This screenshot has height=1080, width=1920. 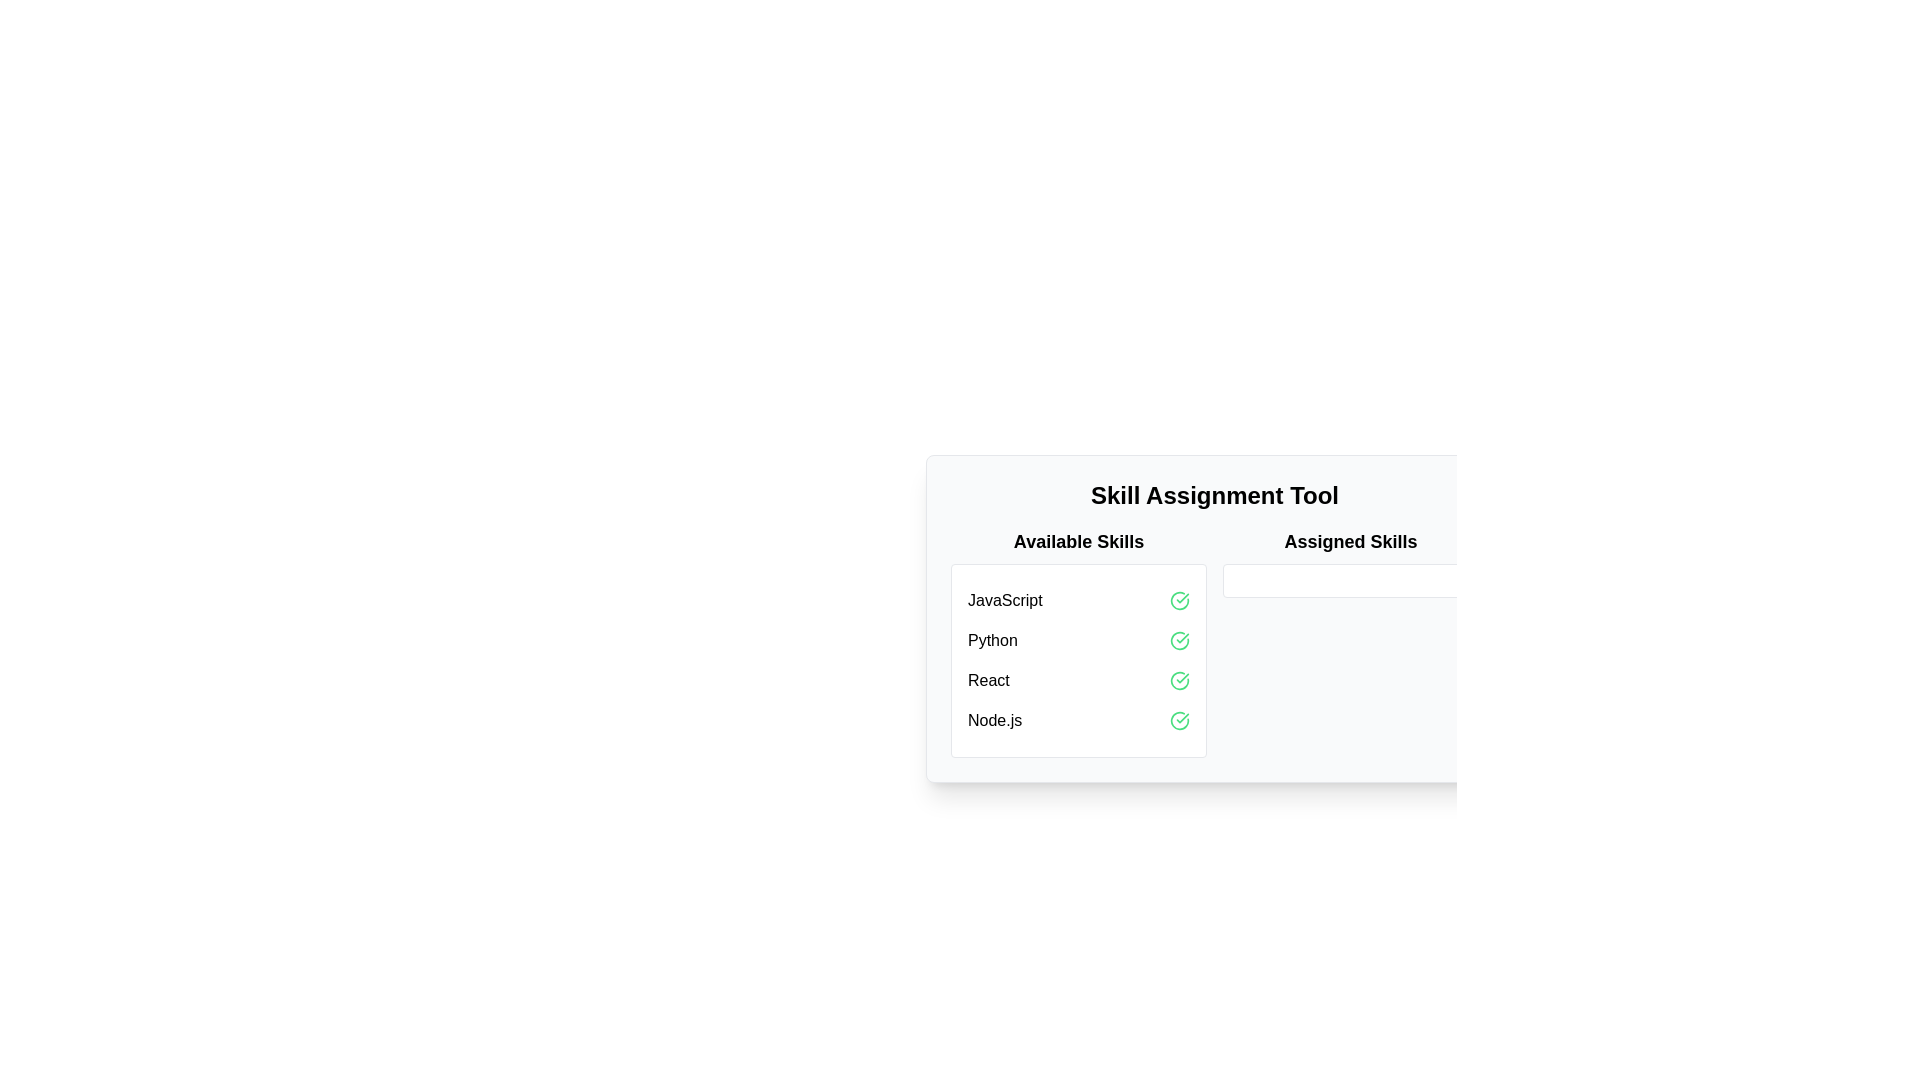 What do you see at coordinates (1213, 643) in the screenshot?
I see `the 'Available Skills' section of the 'Skill Assignment Tool'` at bounding box center [1213, 643].